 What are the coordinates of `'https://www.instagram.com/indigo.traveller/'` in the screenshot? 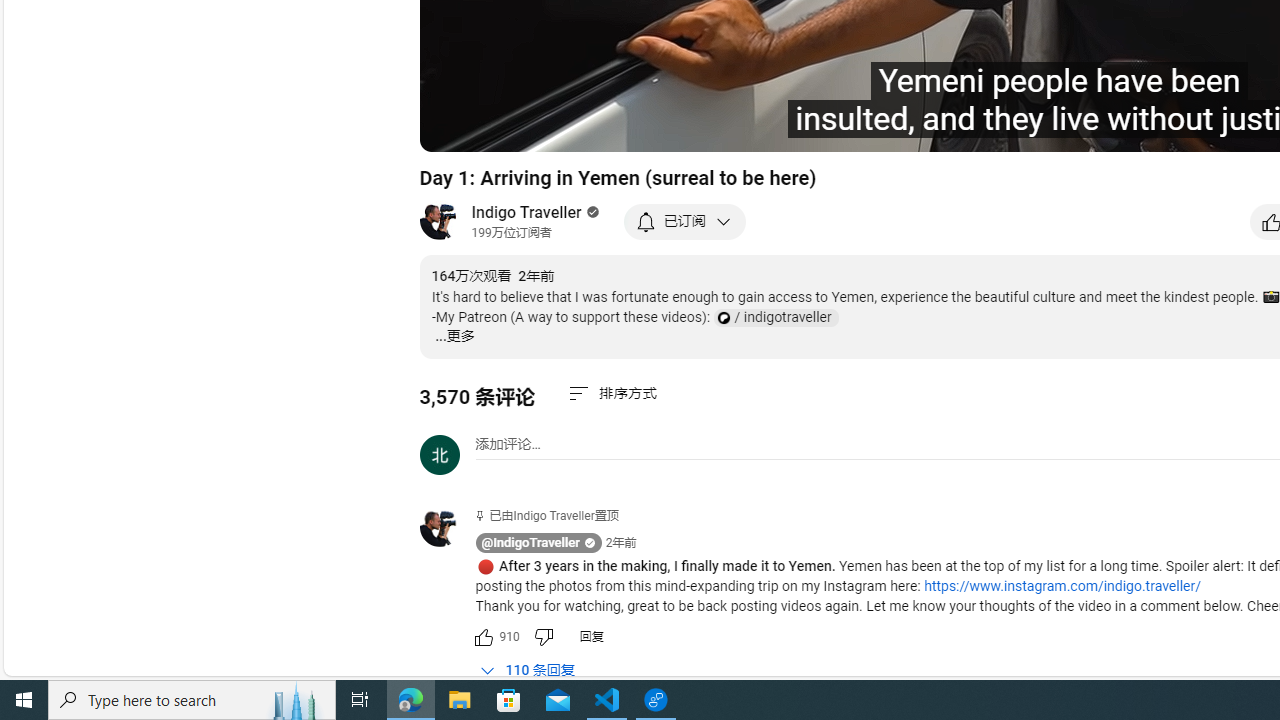 It's located at (1061, 585).